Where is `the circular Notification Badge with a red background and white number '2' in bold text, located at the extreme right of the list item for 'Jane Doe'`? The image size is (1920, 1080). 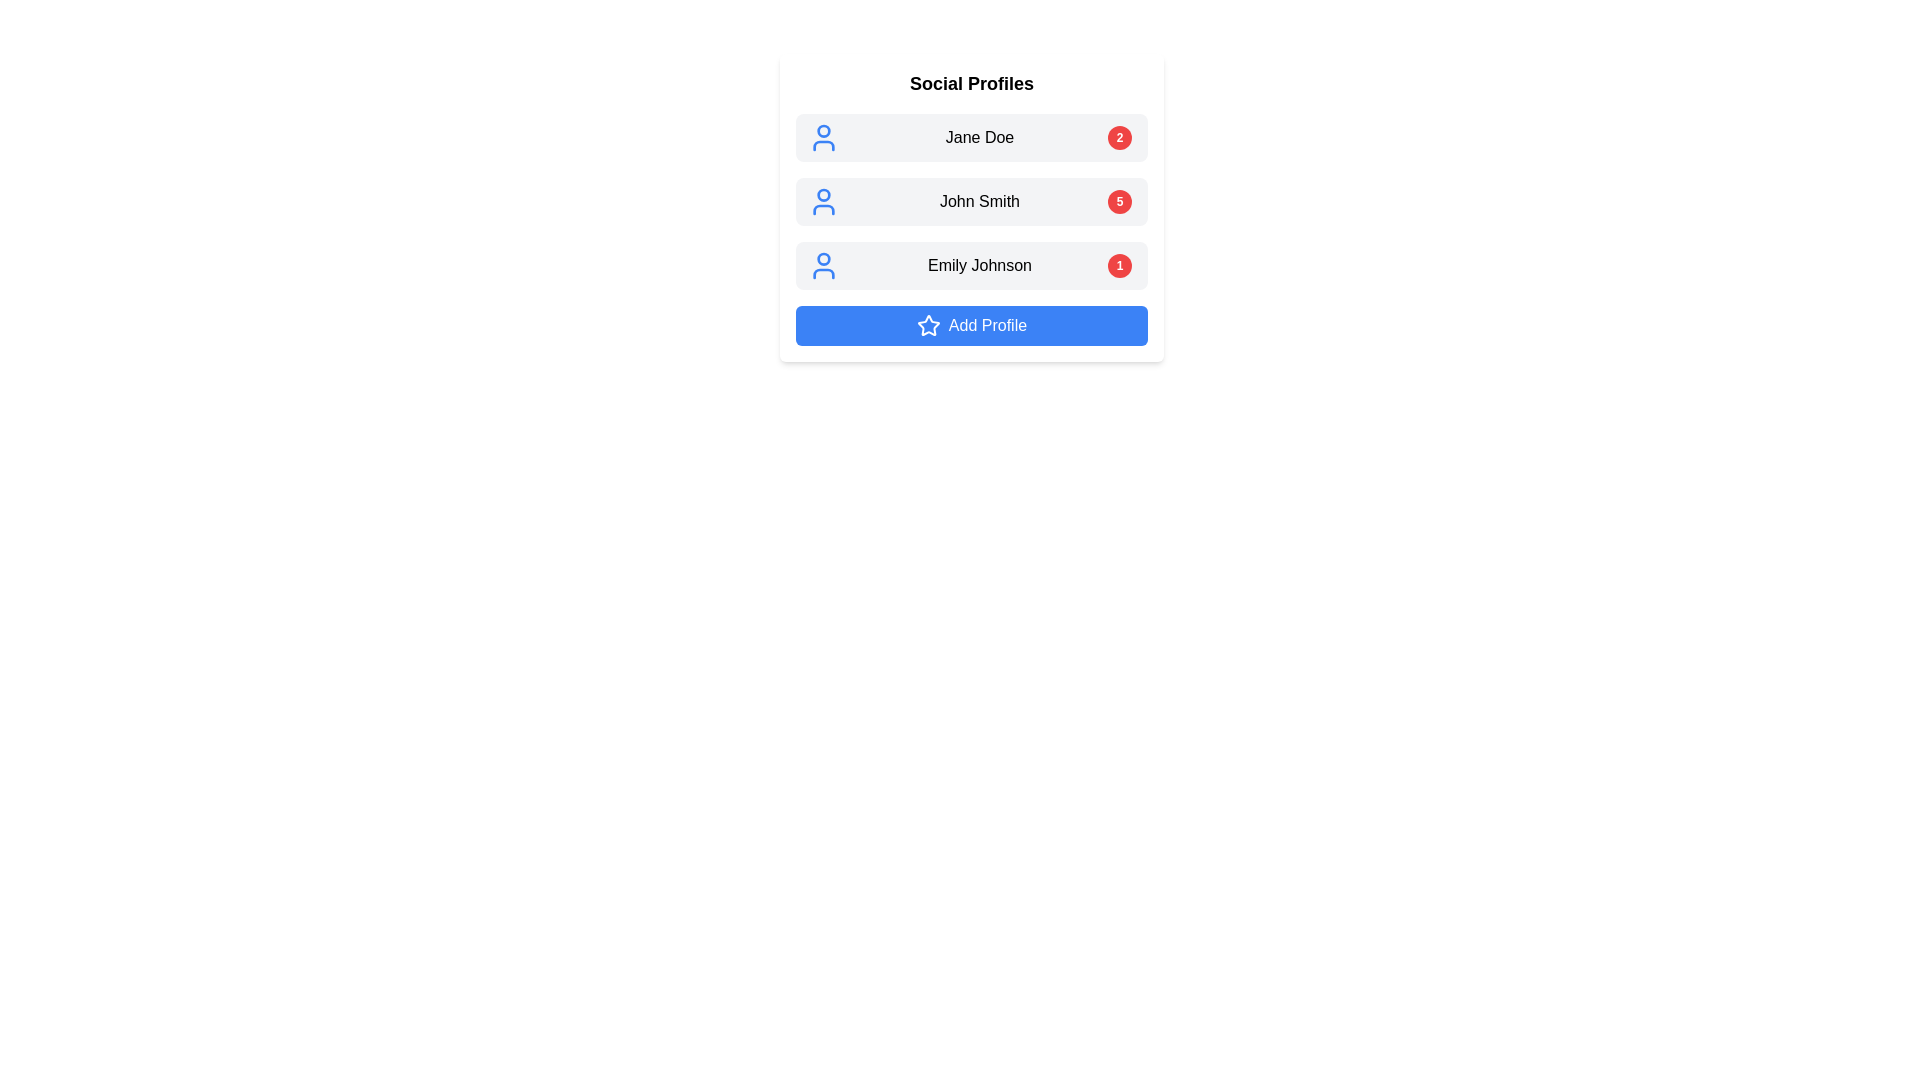 the circular Notification Badge with a red background and white number '2' in bold text, located at the extreme right of the list item for 'Jane Doe' is located at coordinates (1118, 137).